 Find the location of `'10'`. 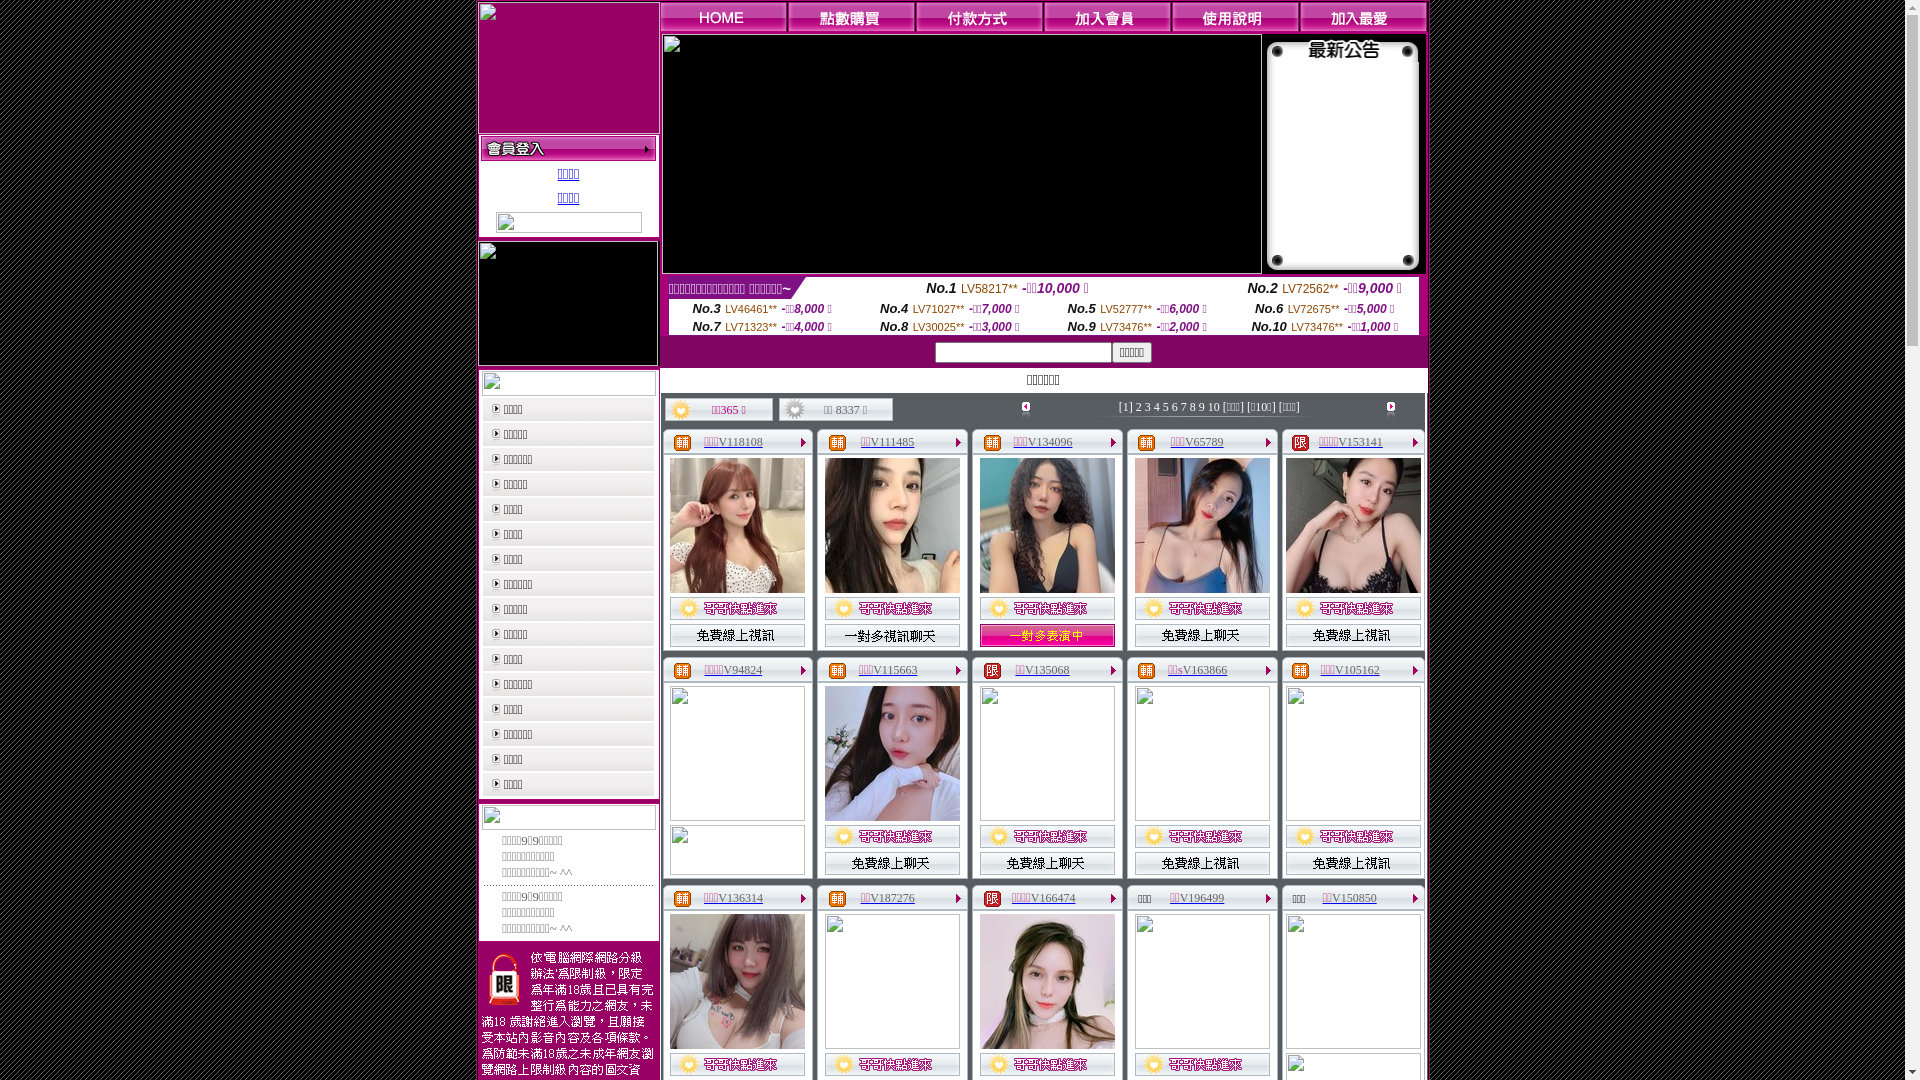

'10' is located at coordinates (1213, 406).